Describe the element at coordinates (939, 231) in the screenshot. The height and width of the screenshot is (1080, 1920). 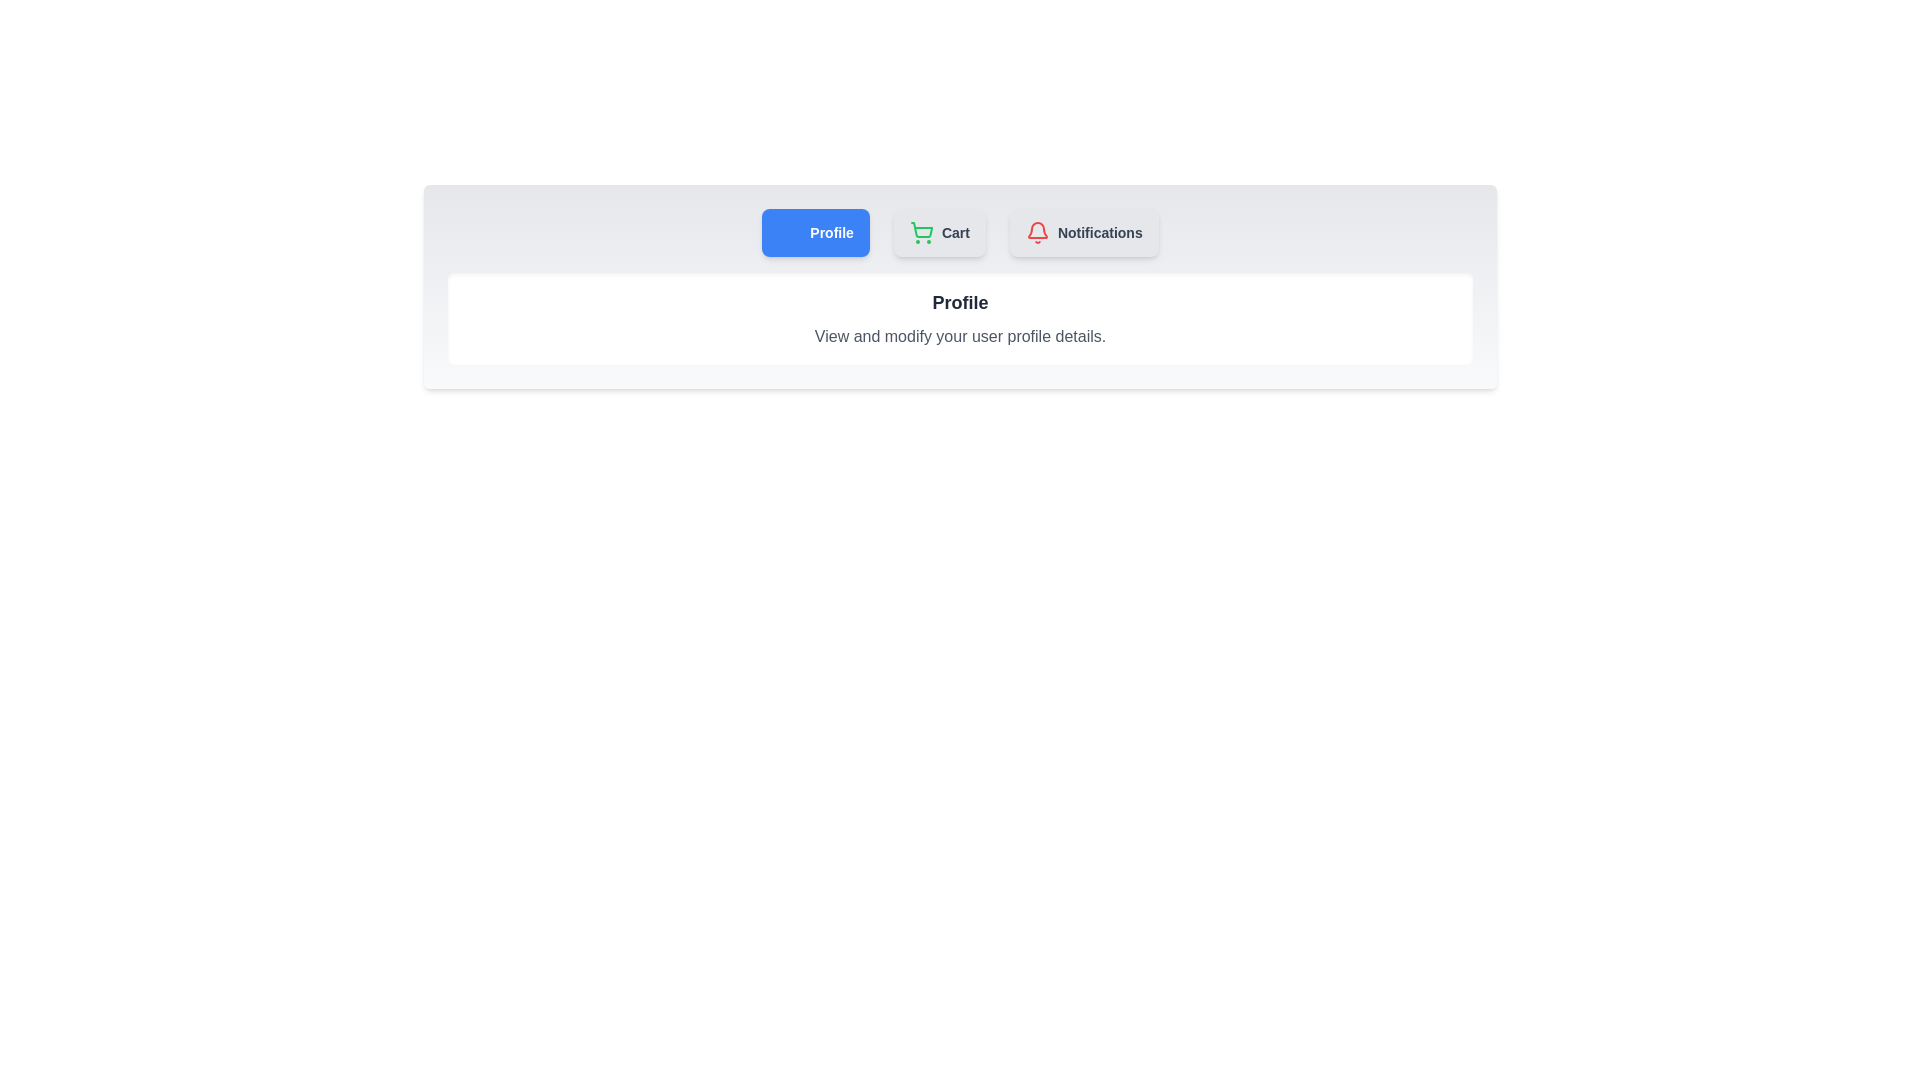
I see `the Cart tab by clicking its button` at that location.